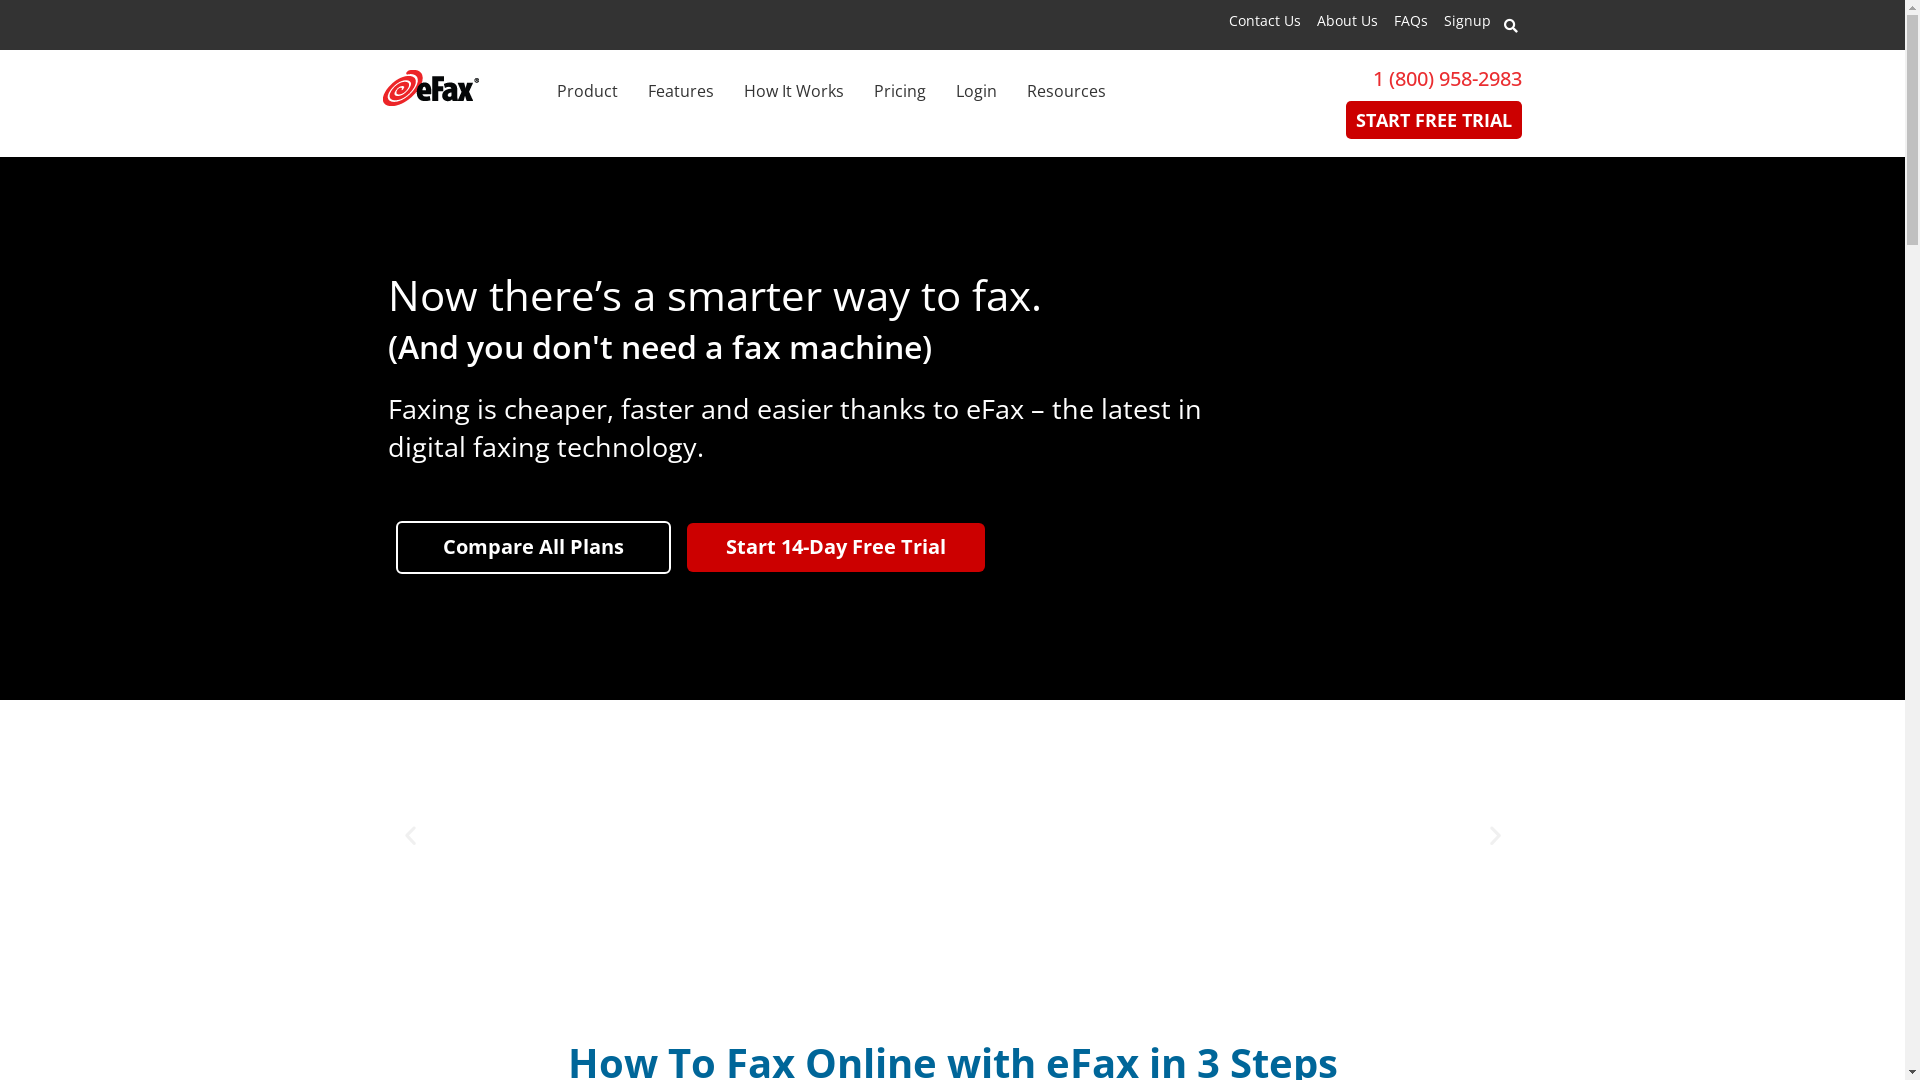  Describe the element at coordinates (395, 547) in the screenshot. I see `'Compare All Plans'` at that location.